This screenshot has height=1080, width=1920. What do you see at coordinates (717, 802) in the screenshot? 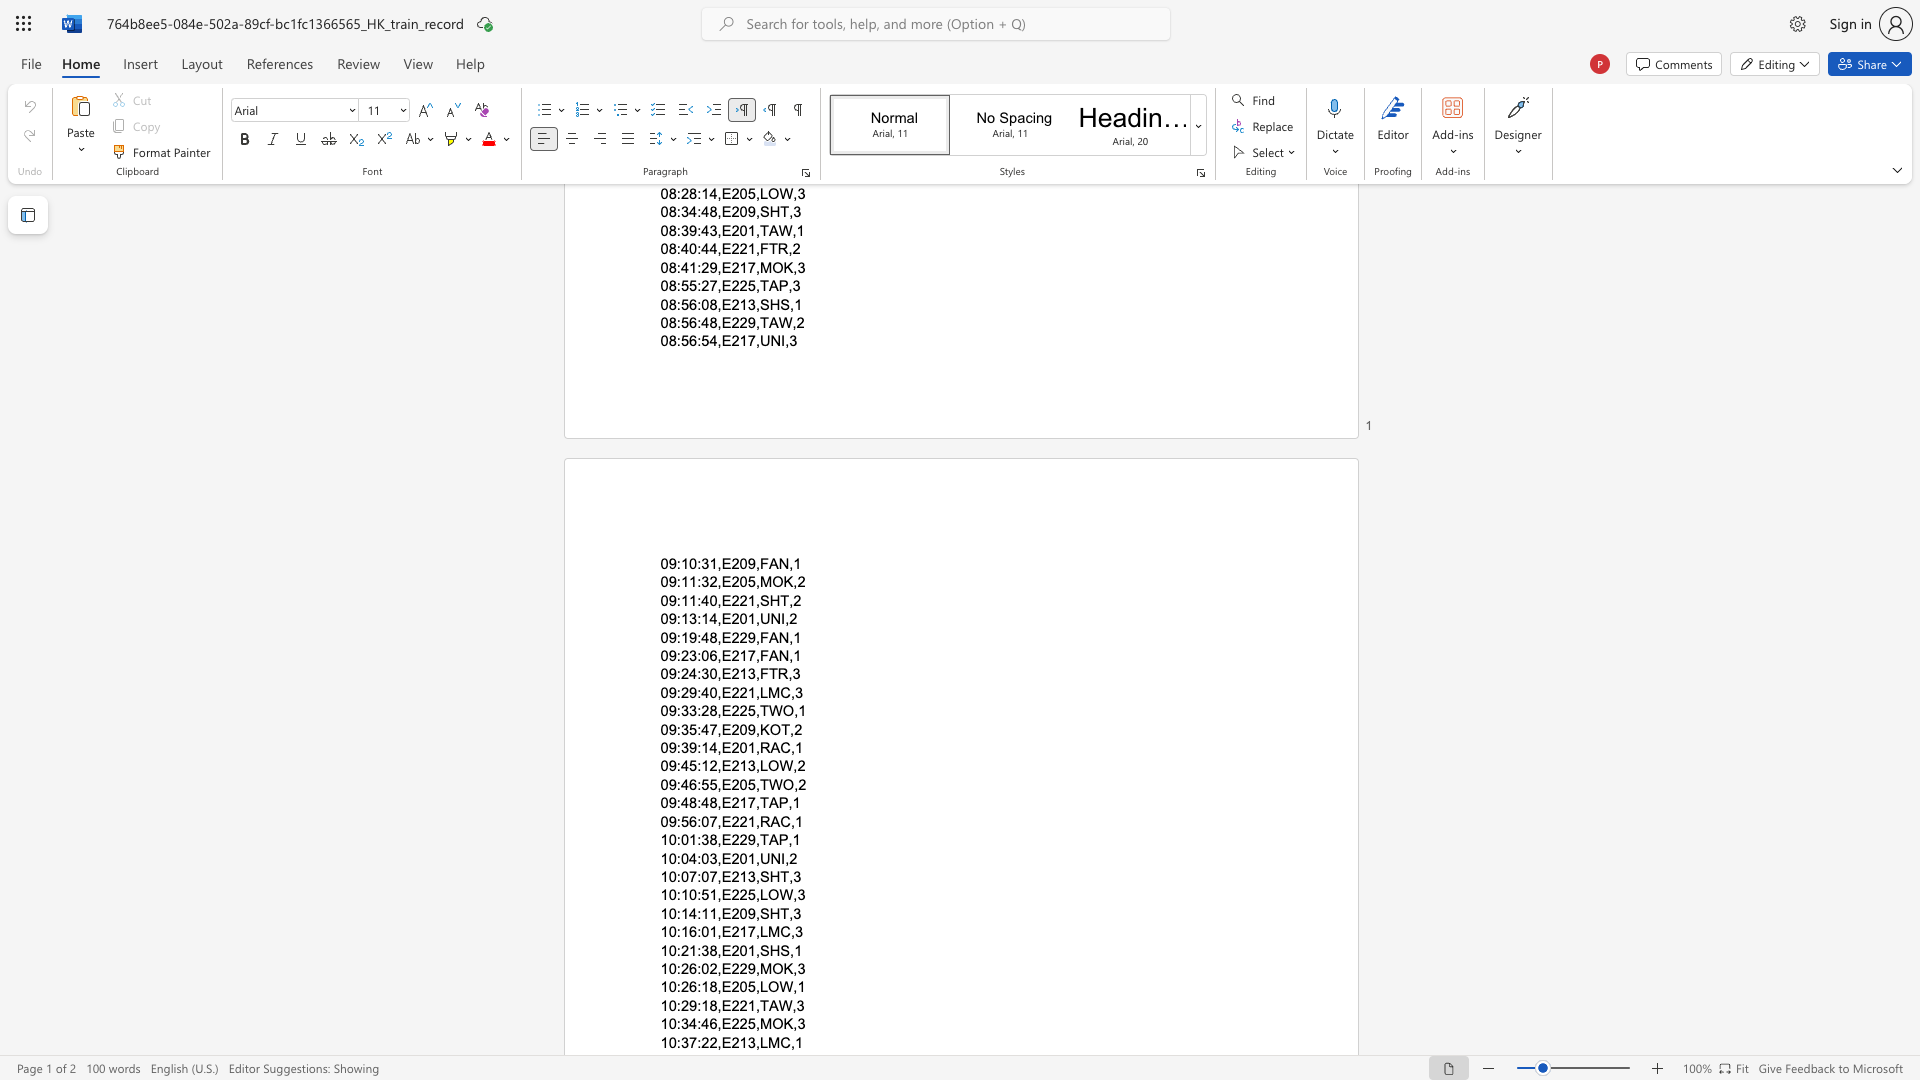
I see `the subset text ",E217,TA" within the text "09:48:48,E217,TAP,1"` at bounding box center [717, 802].